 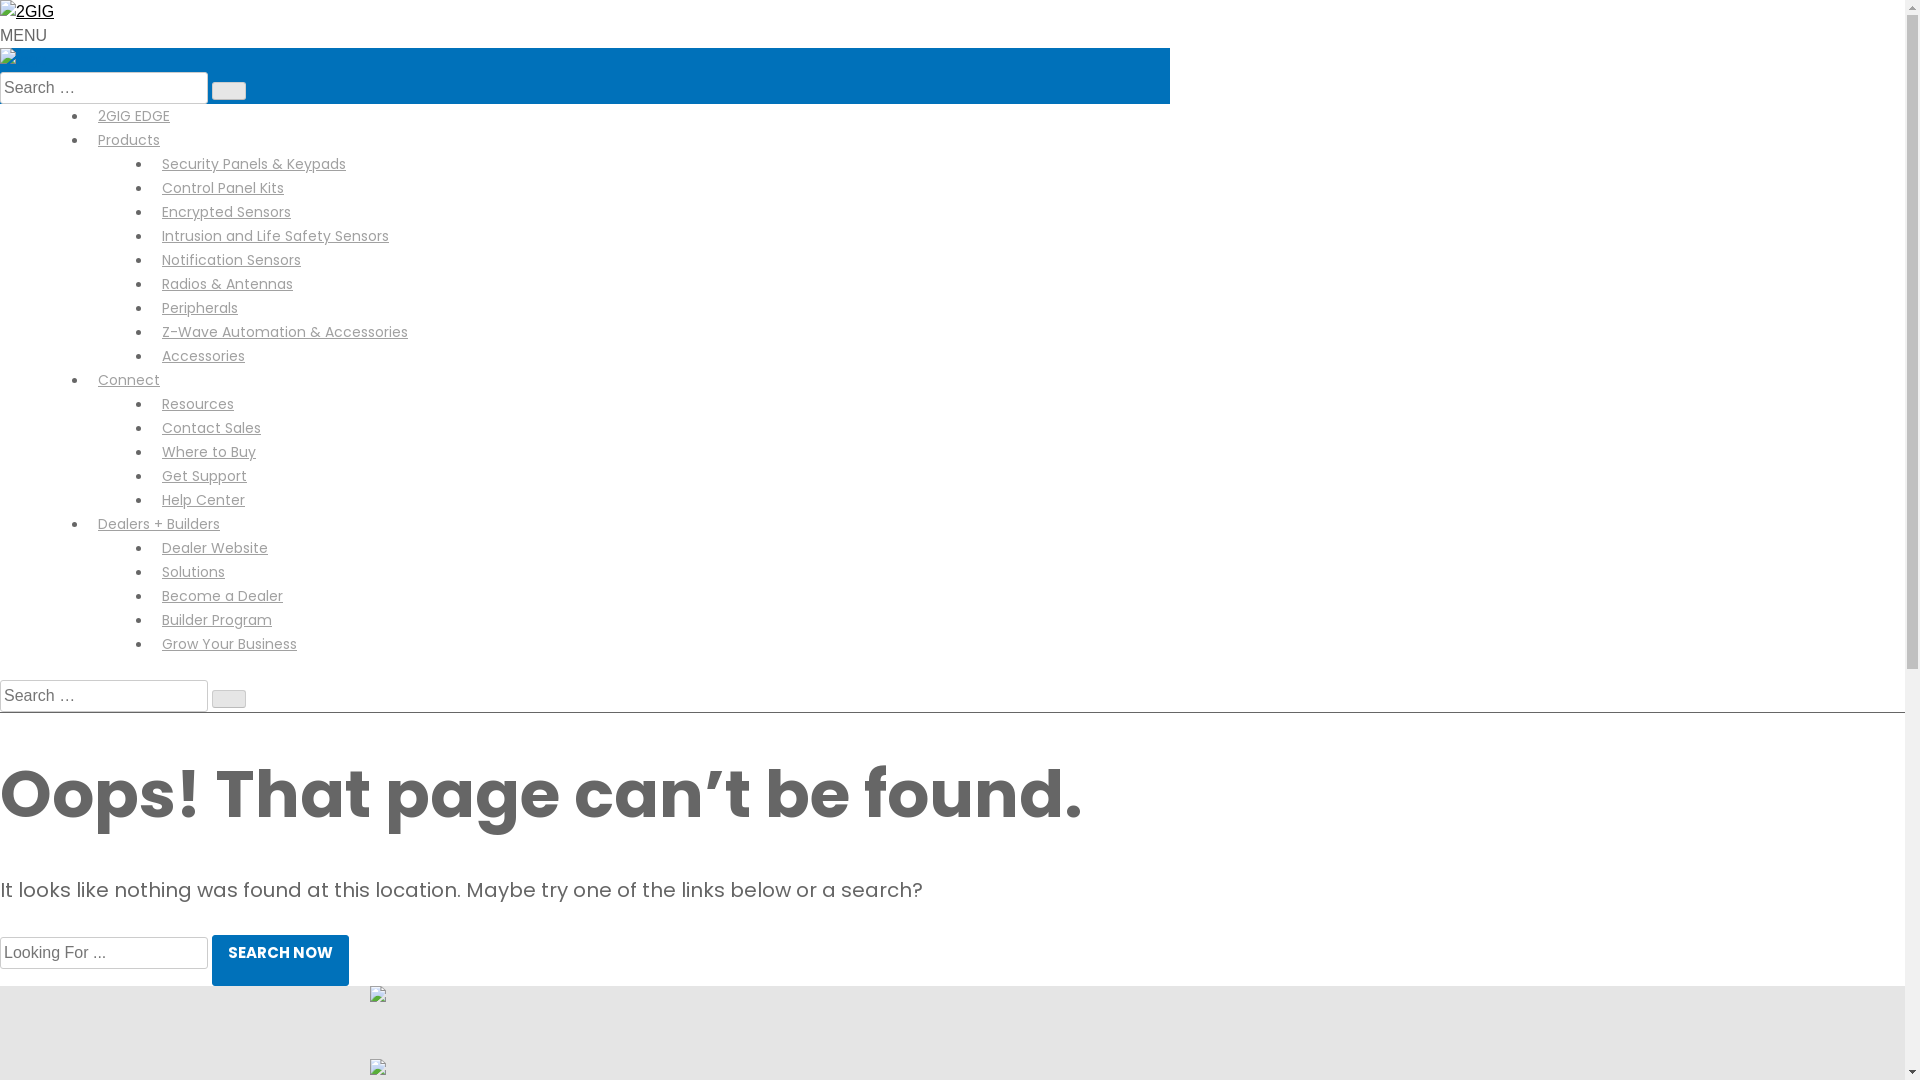 What do you see at coordinates (23, 58) in the screenshot?
I see `'2GIG'` at bounding box center [23, 58].